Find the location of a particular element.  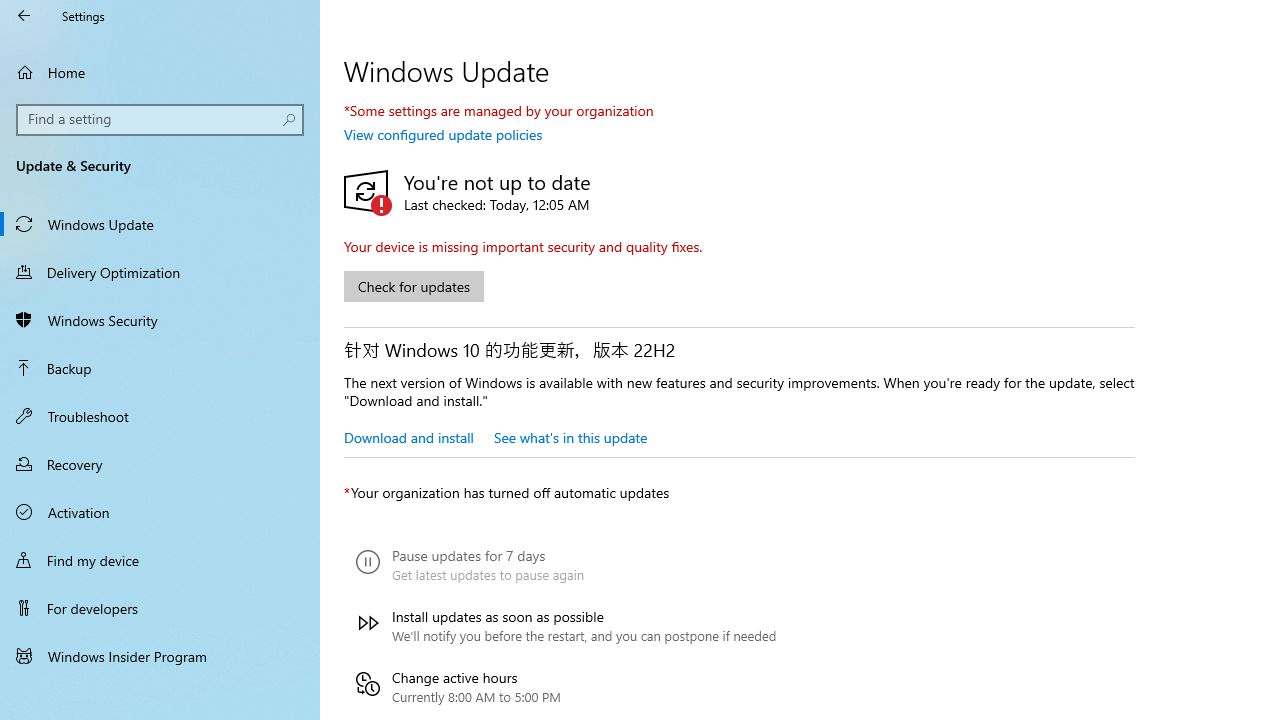

'Delivery Optimization' is located at coordinates (160, 271).